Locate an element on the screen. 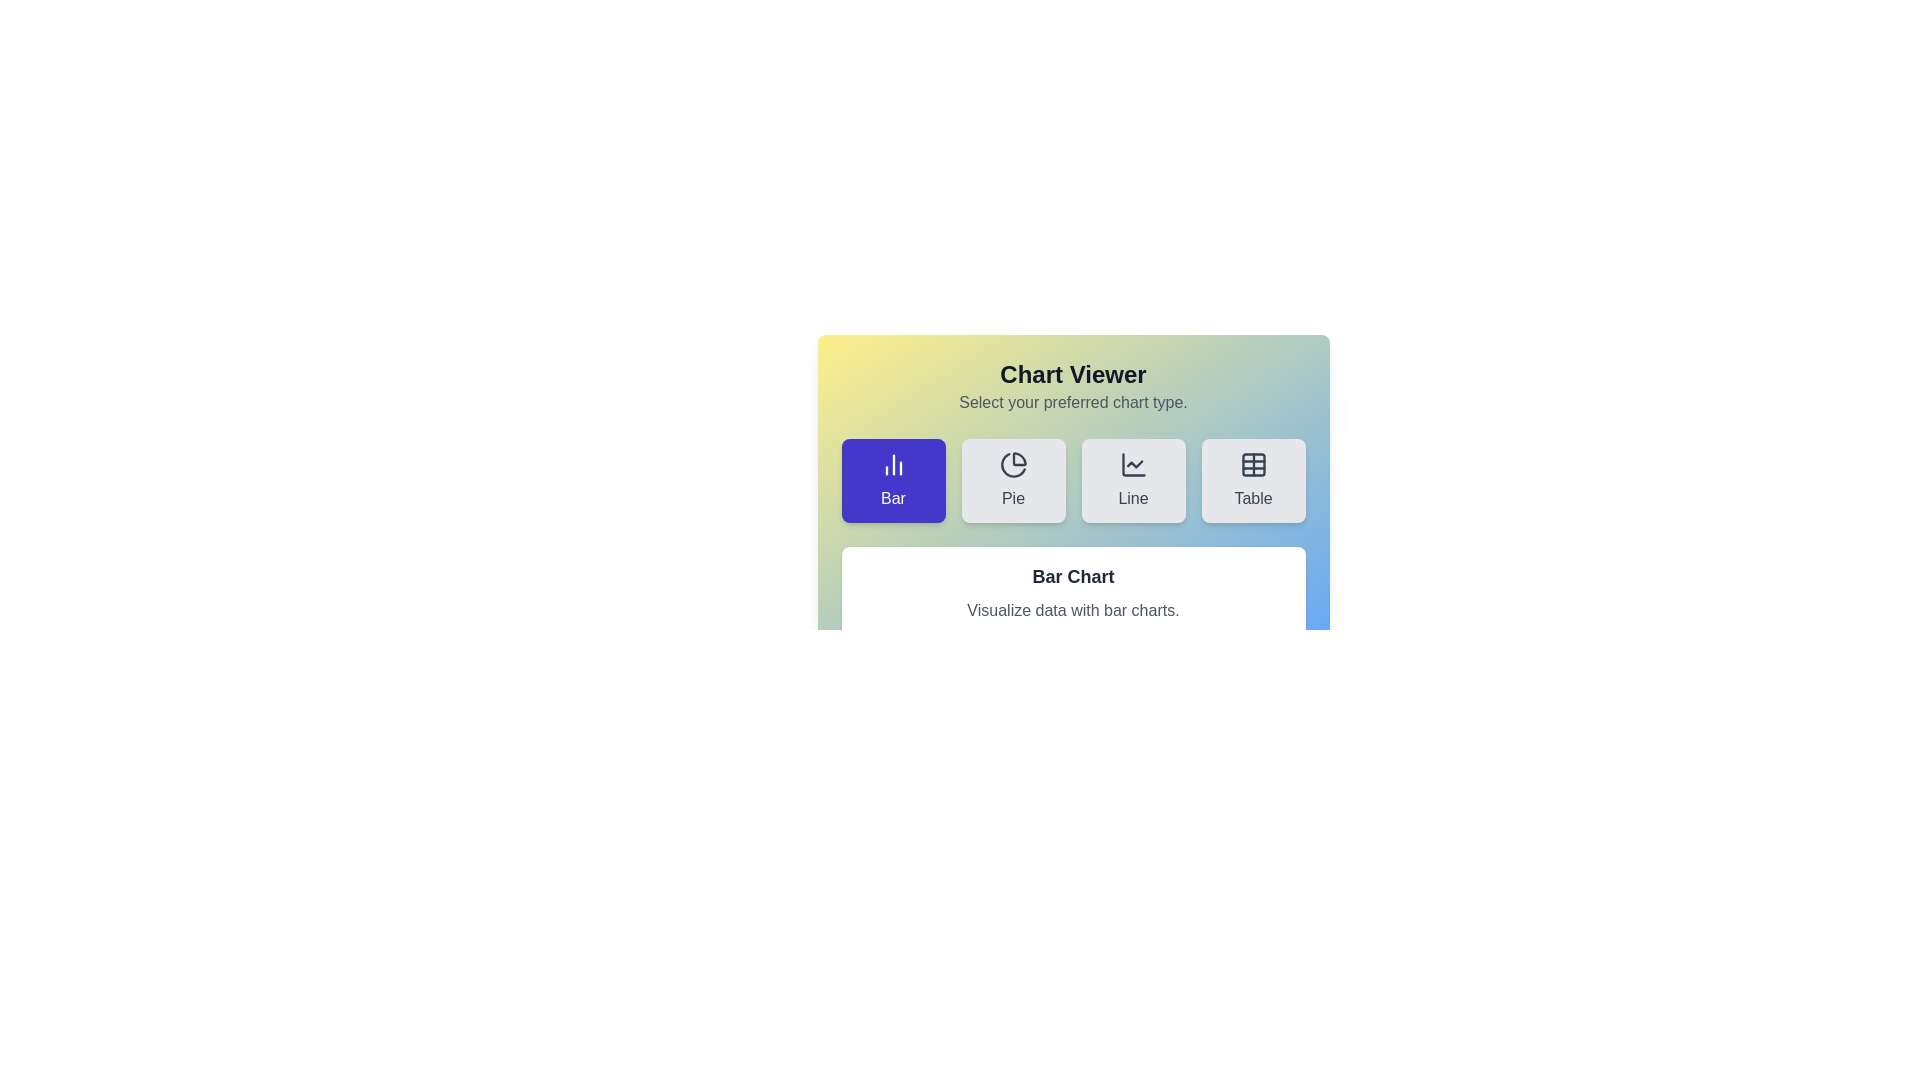 Image resolution: width=1920 pixels, height=1080 pixels. text of the Header/Text Label that serves as a section title for the content about bar charts, positioned above the text 'Visualize data with bar charts.' is located at coordinates (1072, 577).